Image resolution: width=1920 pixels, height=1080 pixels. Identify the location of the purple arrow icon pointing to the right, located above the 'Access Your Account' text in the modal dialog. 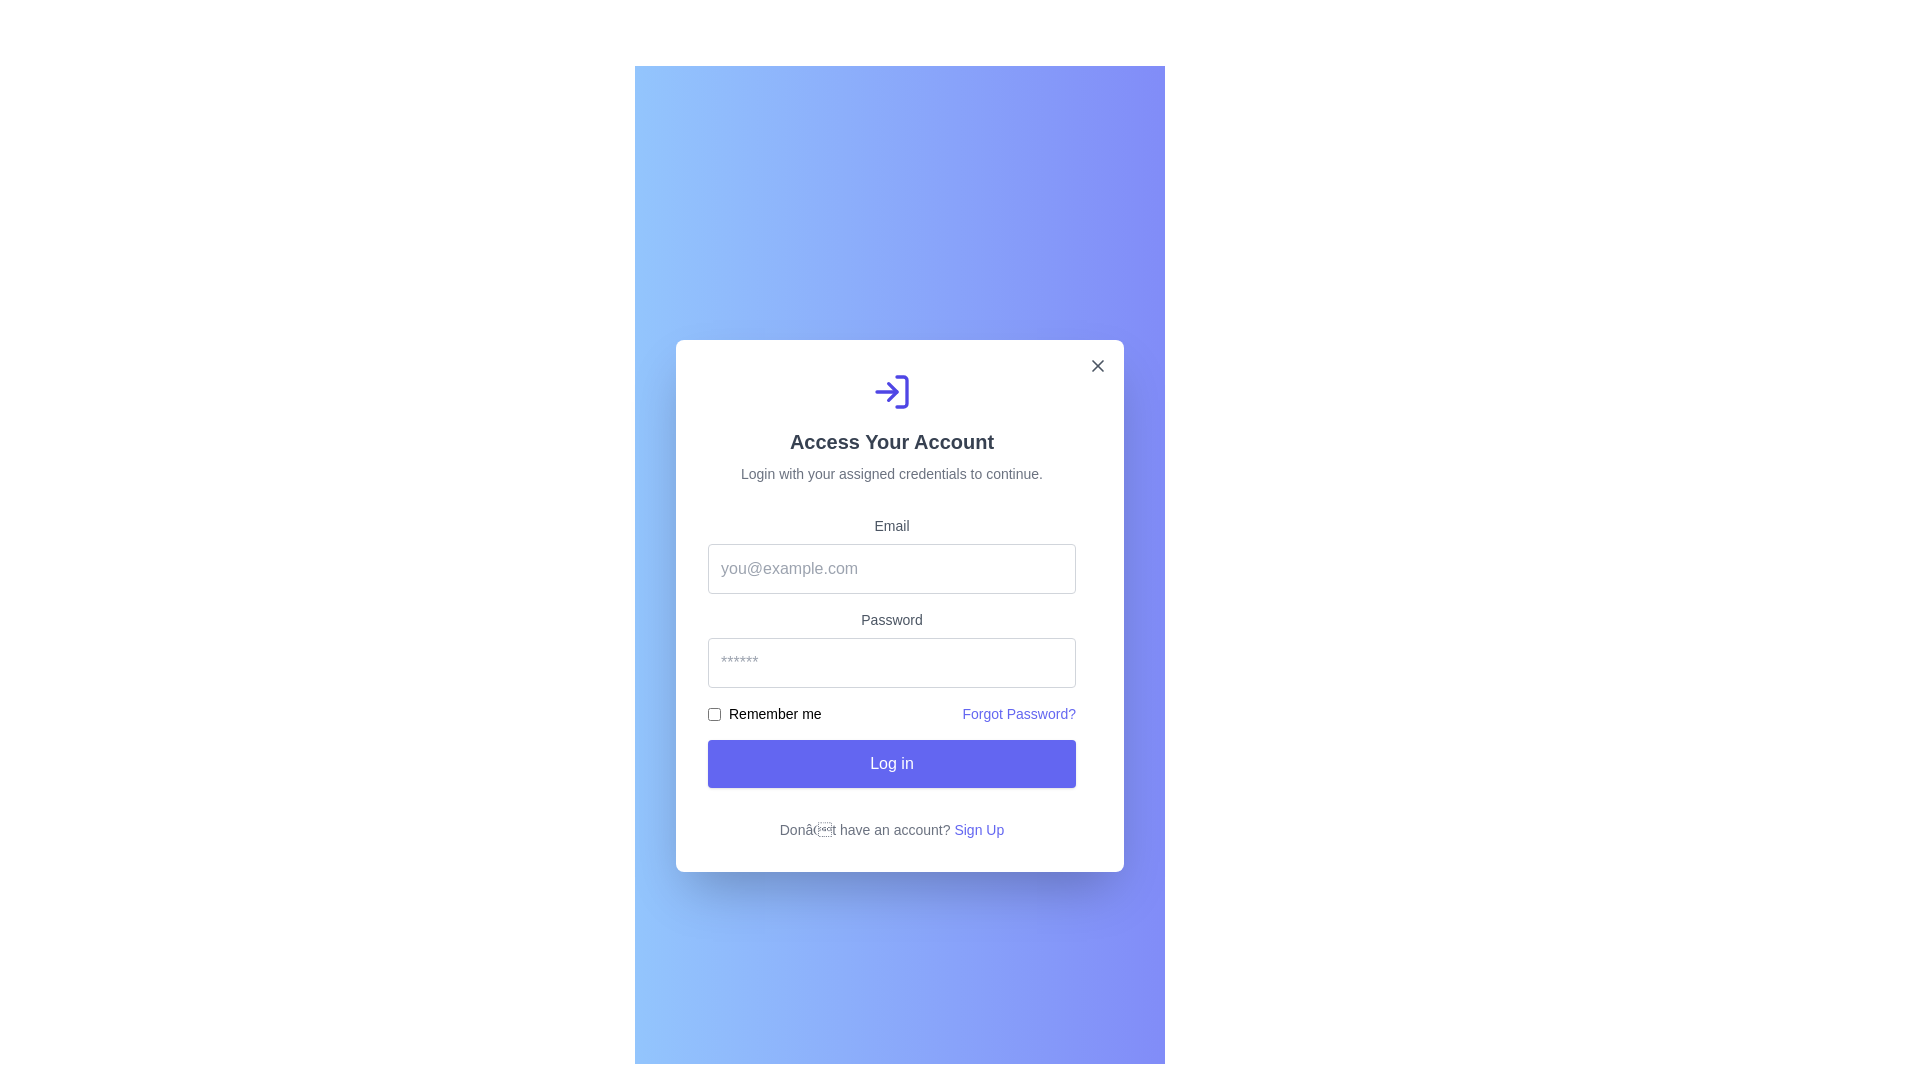
(891, 392).